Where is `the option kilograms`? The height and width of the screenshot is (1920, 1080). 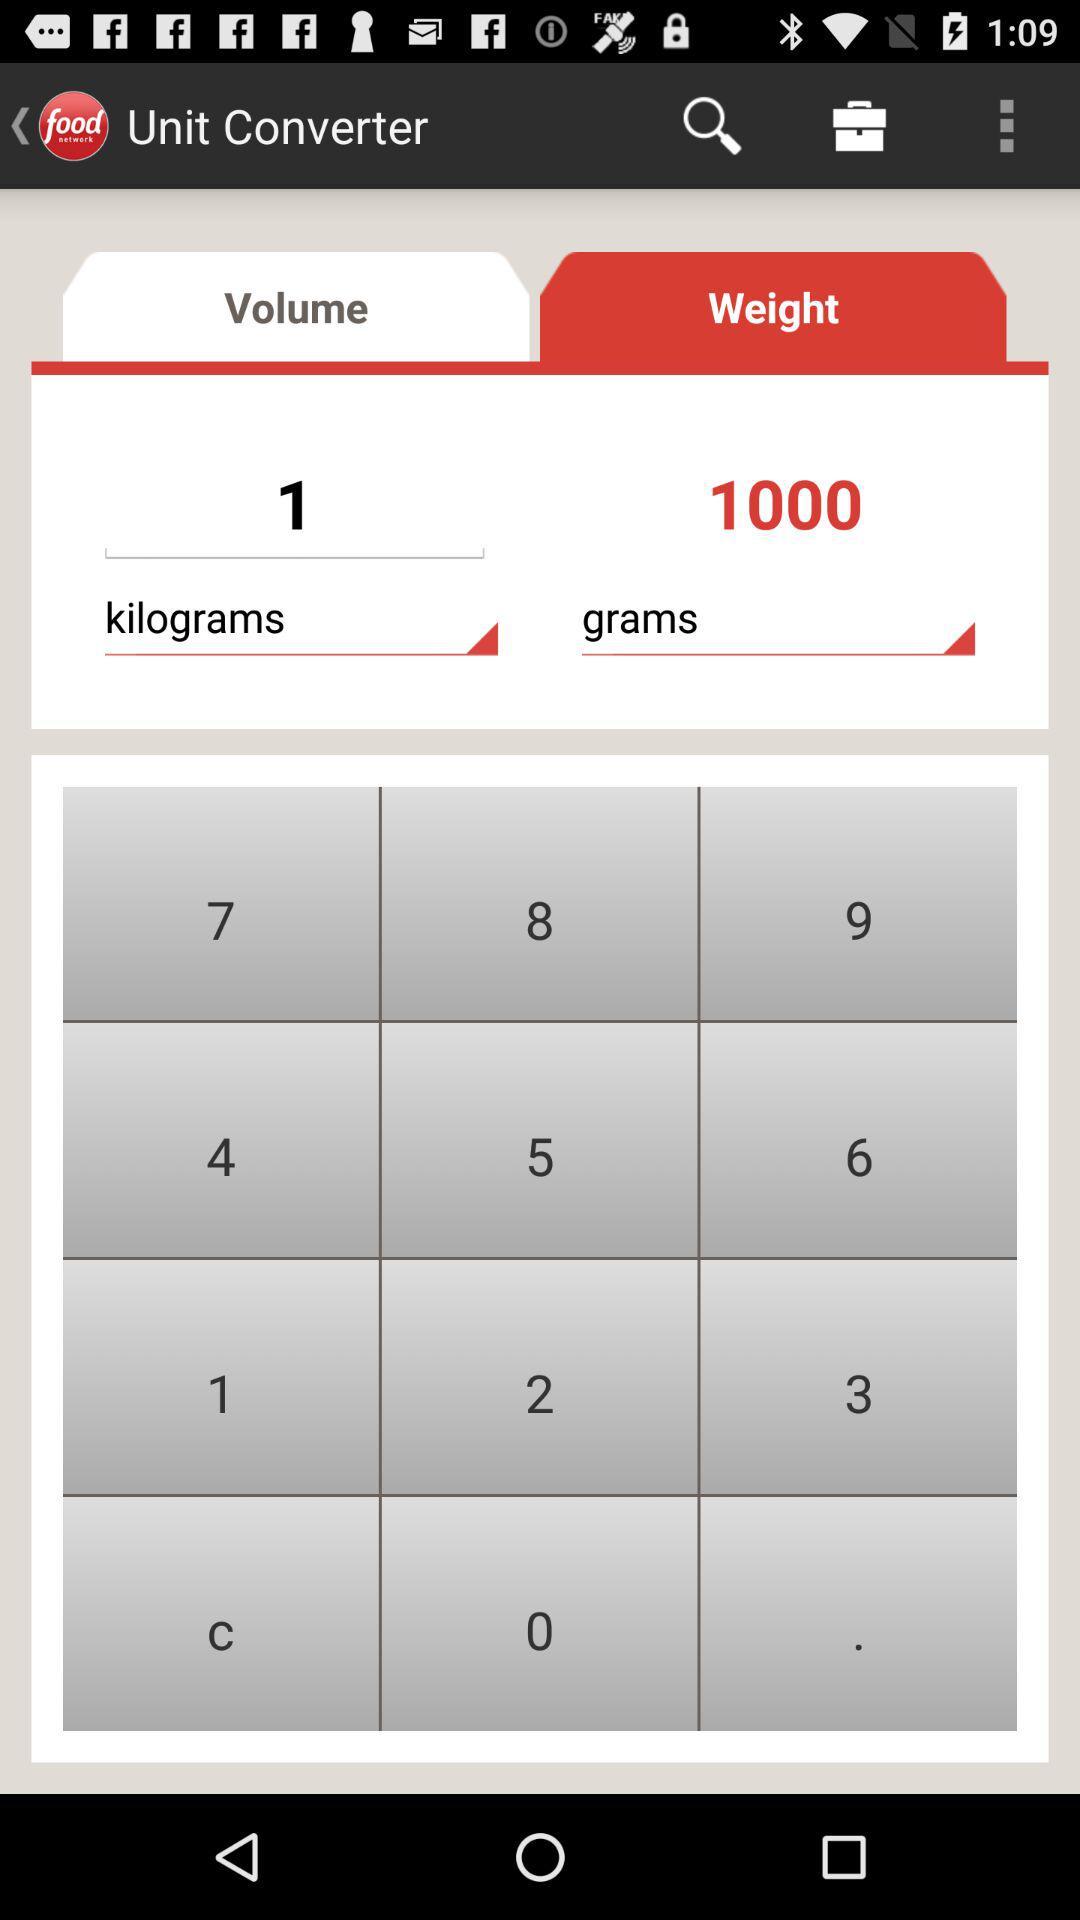 the option kilograms is located at coordinates (301, 616).